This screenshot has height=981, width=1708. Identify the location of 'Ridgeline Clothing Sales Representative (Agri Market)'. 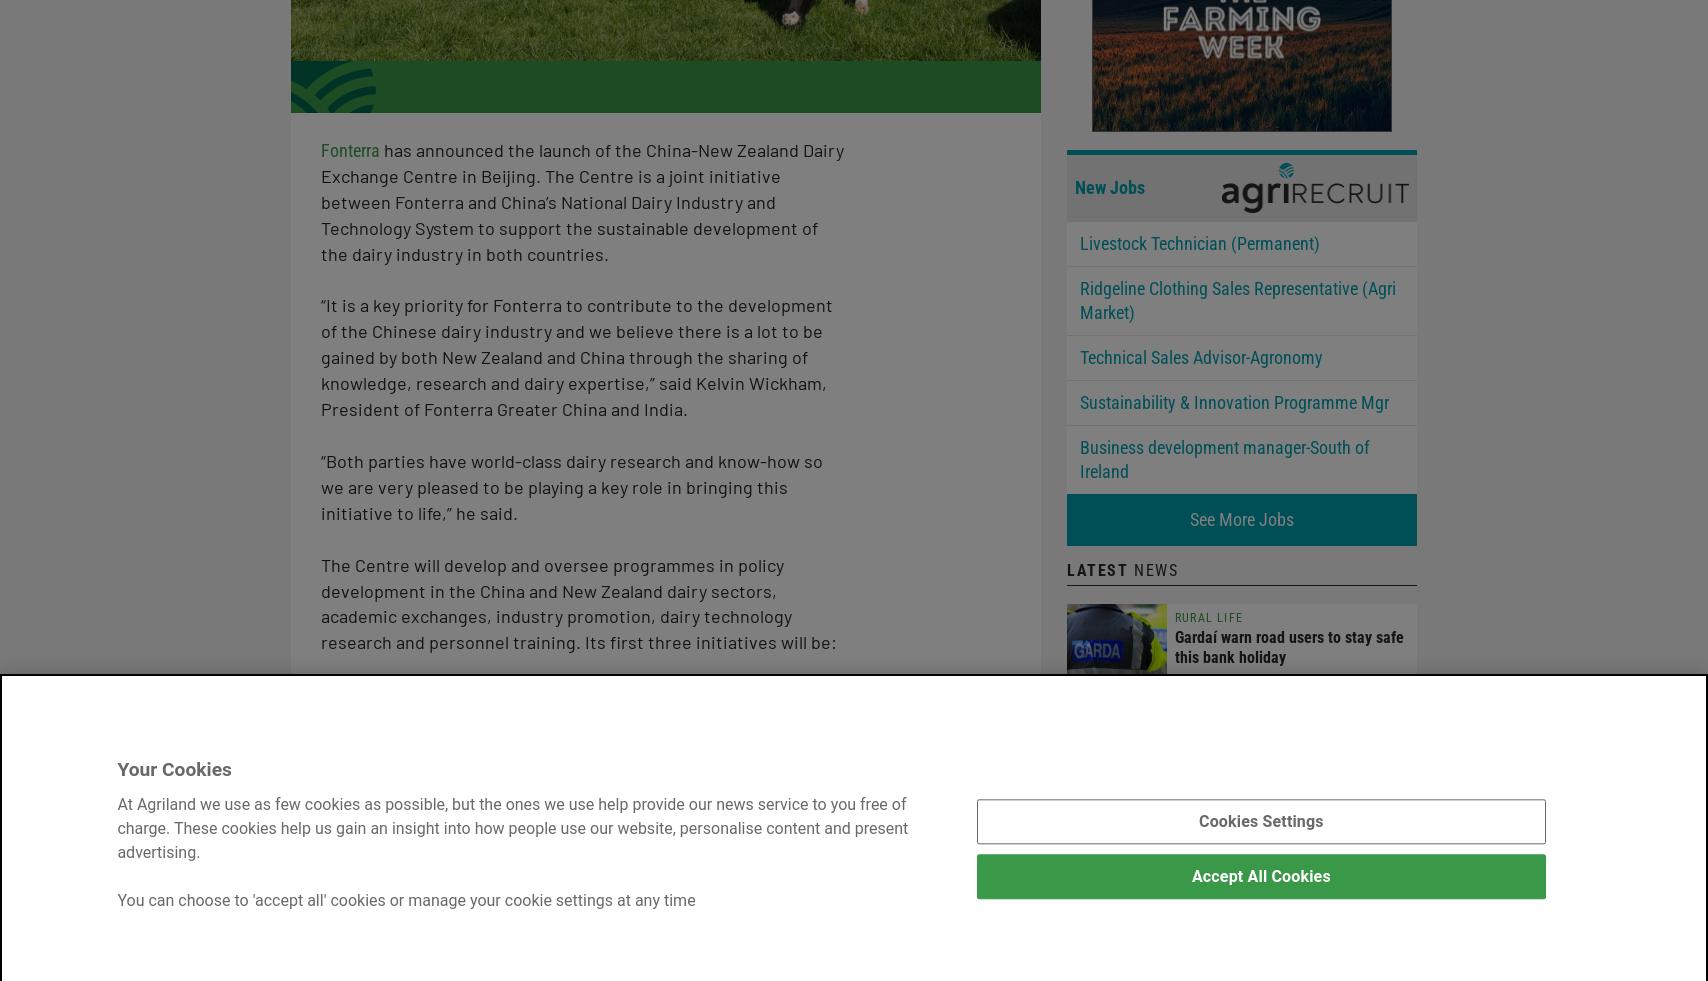
(1237, 298).